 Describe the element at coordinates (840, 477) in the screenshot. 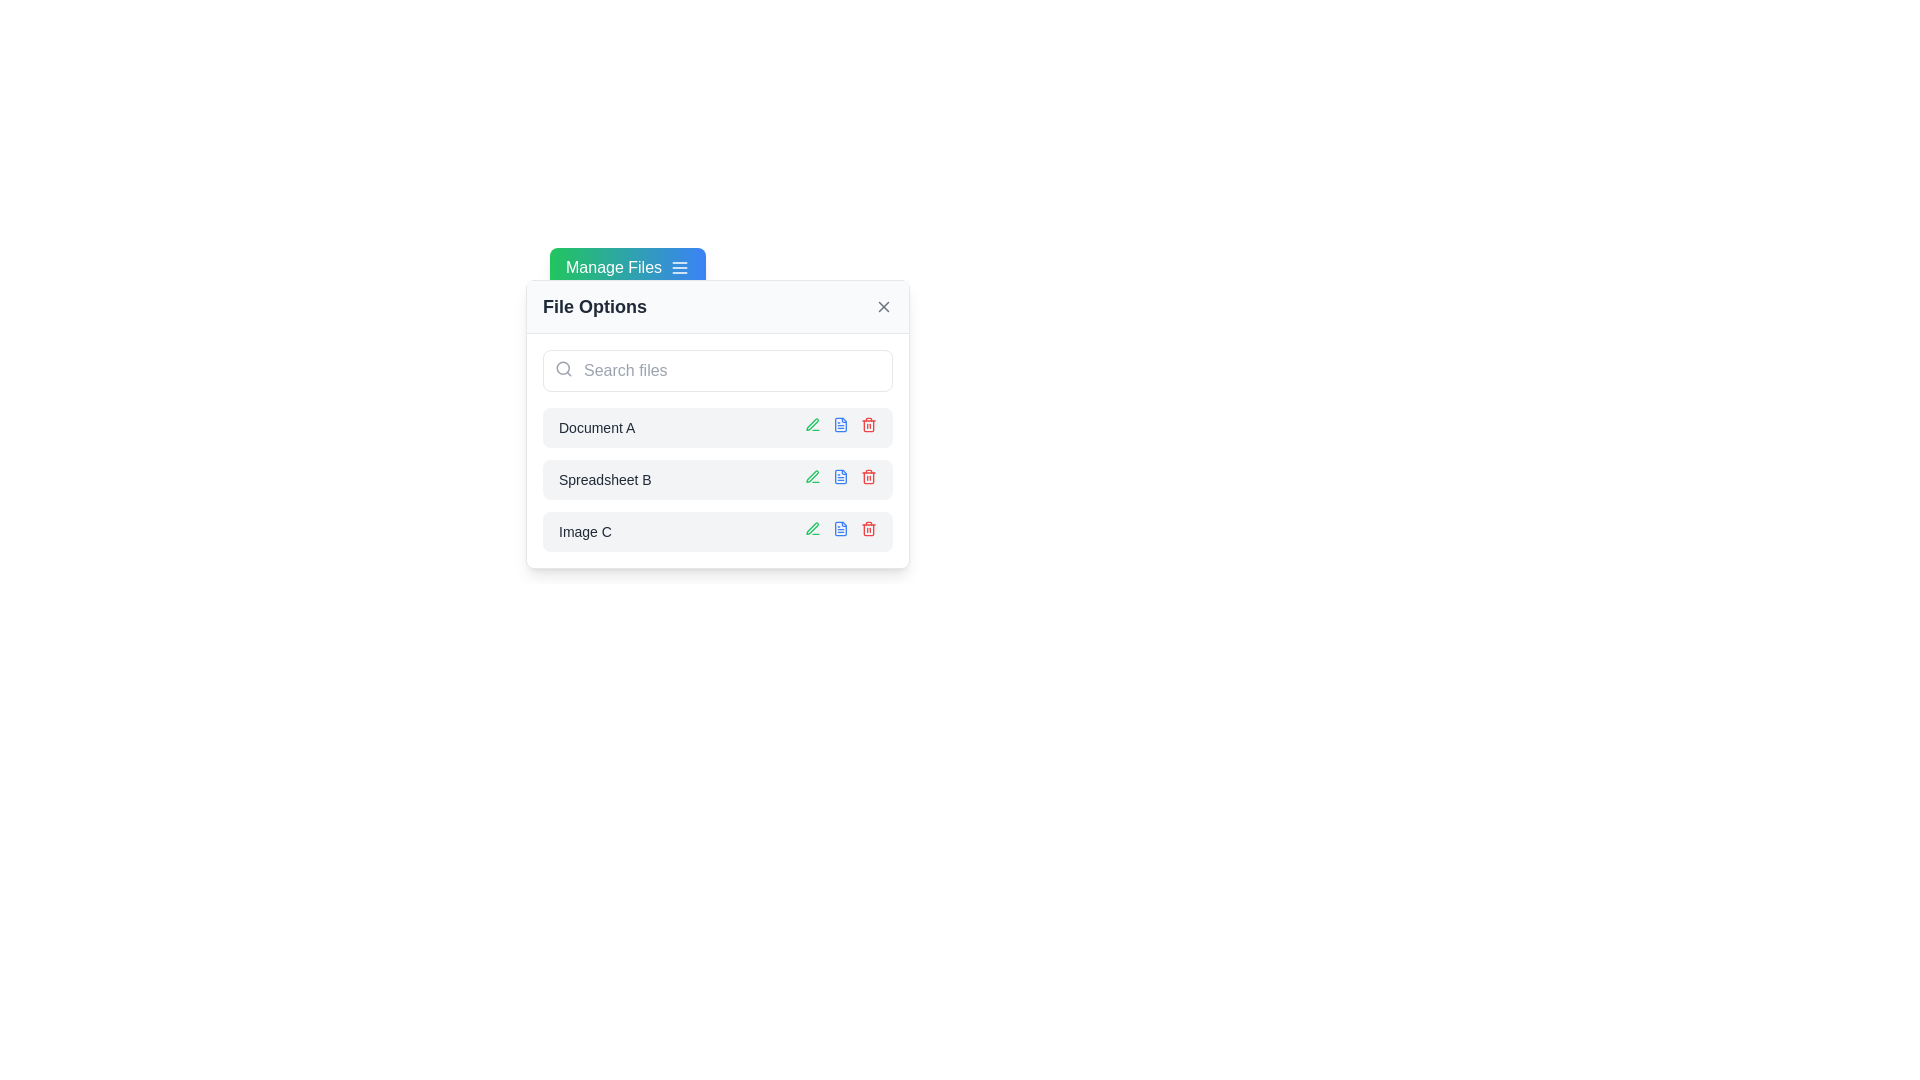

I see `the interactive file icon styled in blue, which is the second icon in a group of three, located between a green edit icon and a red delete icon` at that location.